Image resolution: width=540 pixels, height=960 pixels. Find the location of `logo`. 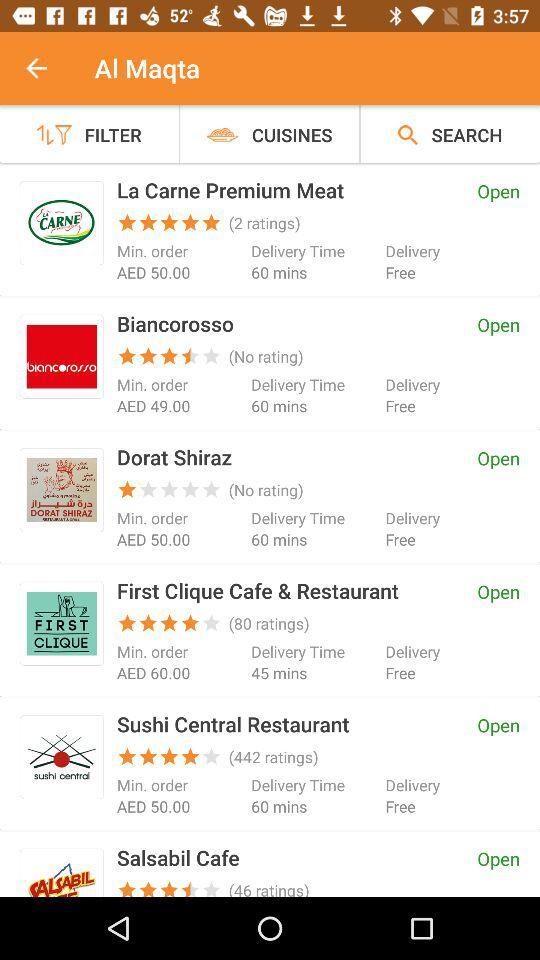

logo is located at coordinates (61, 756).